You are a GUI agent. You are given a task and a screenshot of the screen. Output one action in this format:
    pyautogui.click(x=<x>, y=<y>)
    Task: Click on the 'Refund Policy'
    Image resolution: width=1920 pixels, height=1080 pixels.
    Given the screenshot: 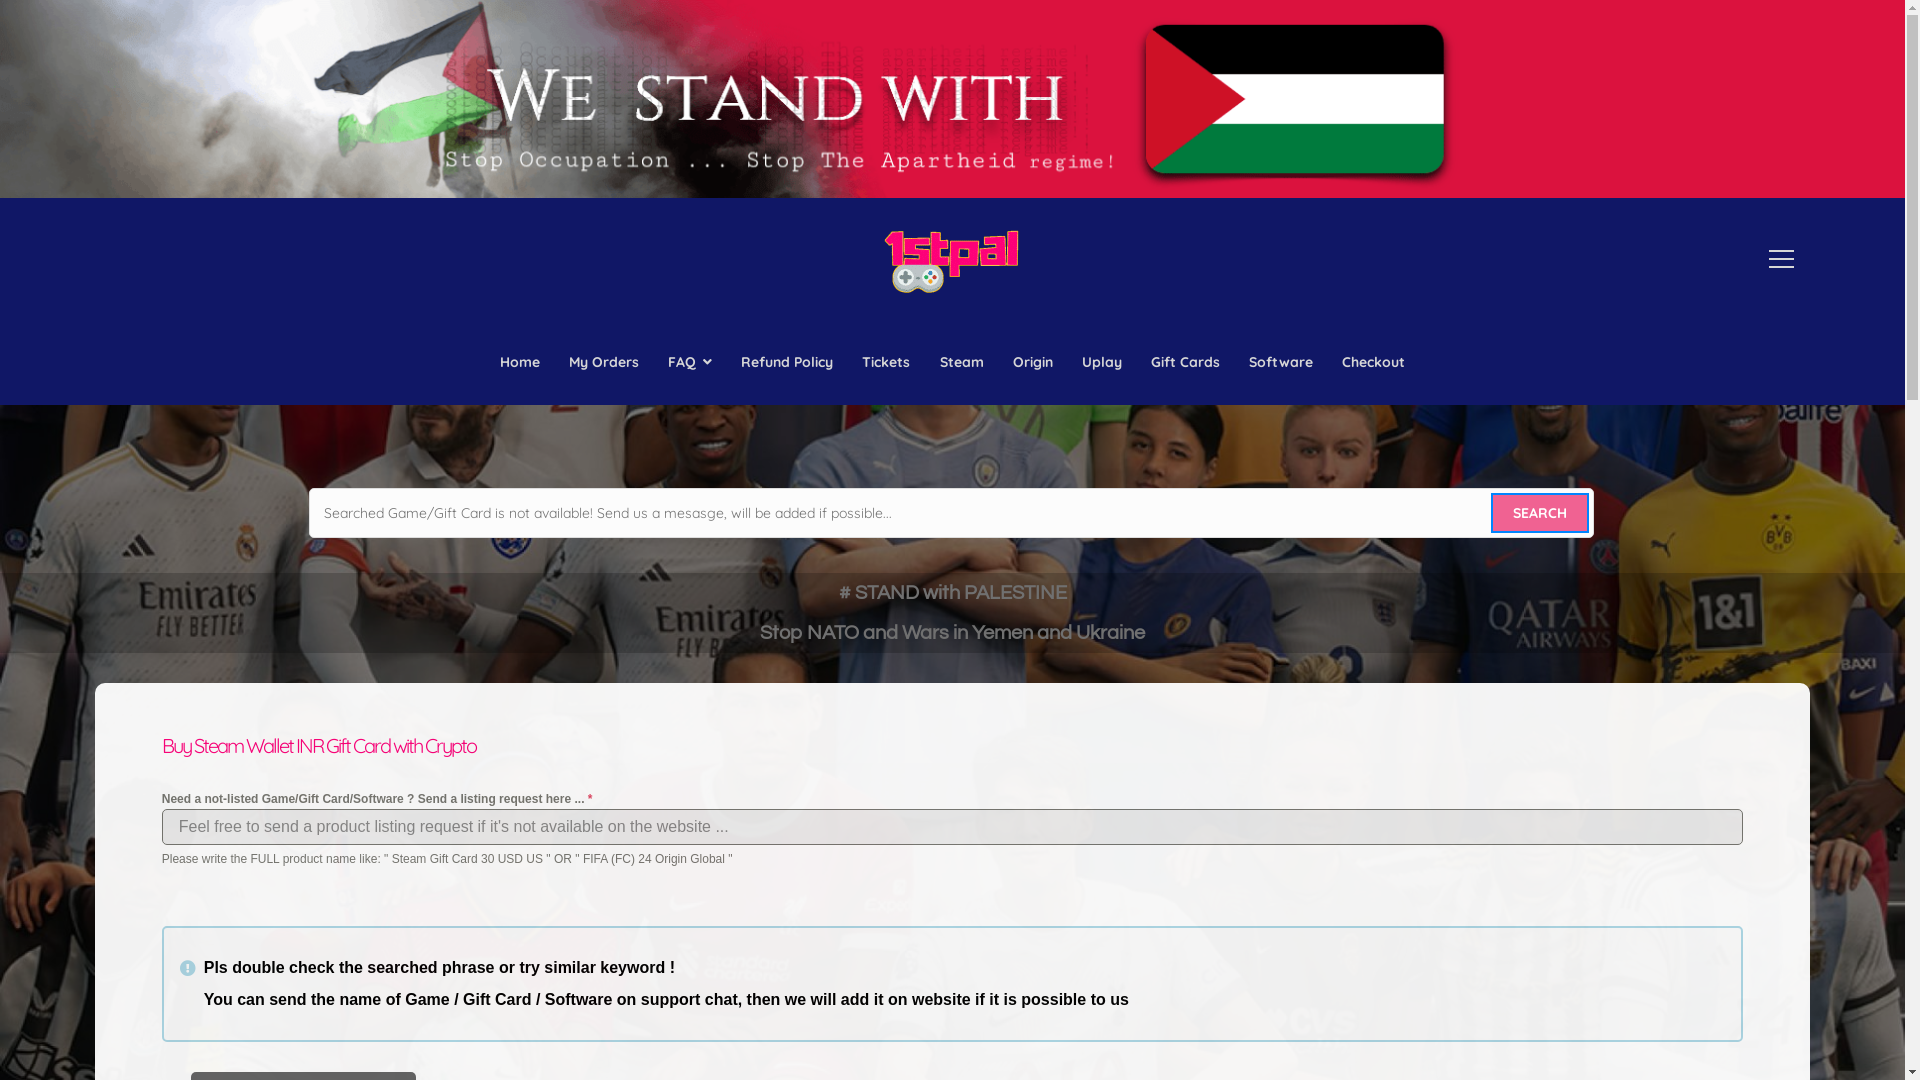 What is the action you would take?
    pyautogui.click(x=786, y=362)
    